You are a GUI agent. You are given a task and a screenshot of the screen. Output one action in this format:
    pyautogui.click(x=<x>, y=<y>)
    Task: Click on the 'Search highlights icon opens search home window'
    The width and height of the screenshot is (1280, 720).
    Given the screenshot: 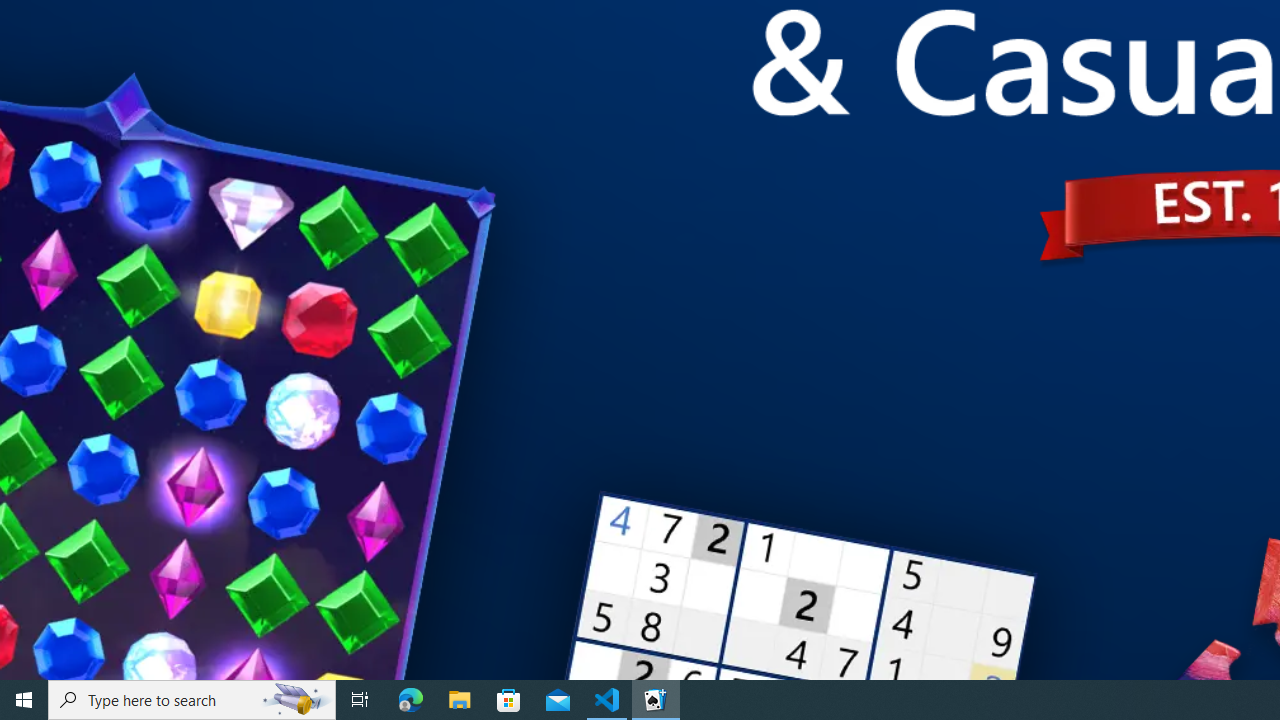 What is the action you would take?
    pyautogui.click(x=294, y=698)
    